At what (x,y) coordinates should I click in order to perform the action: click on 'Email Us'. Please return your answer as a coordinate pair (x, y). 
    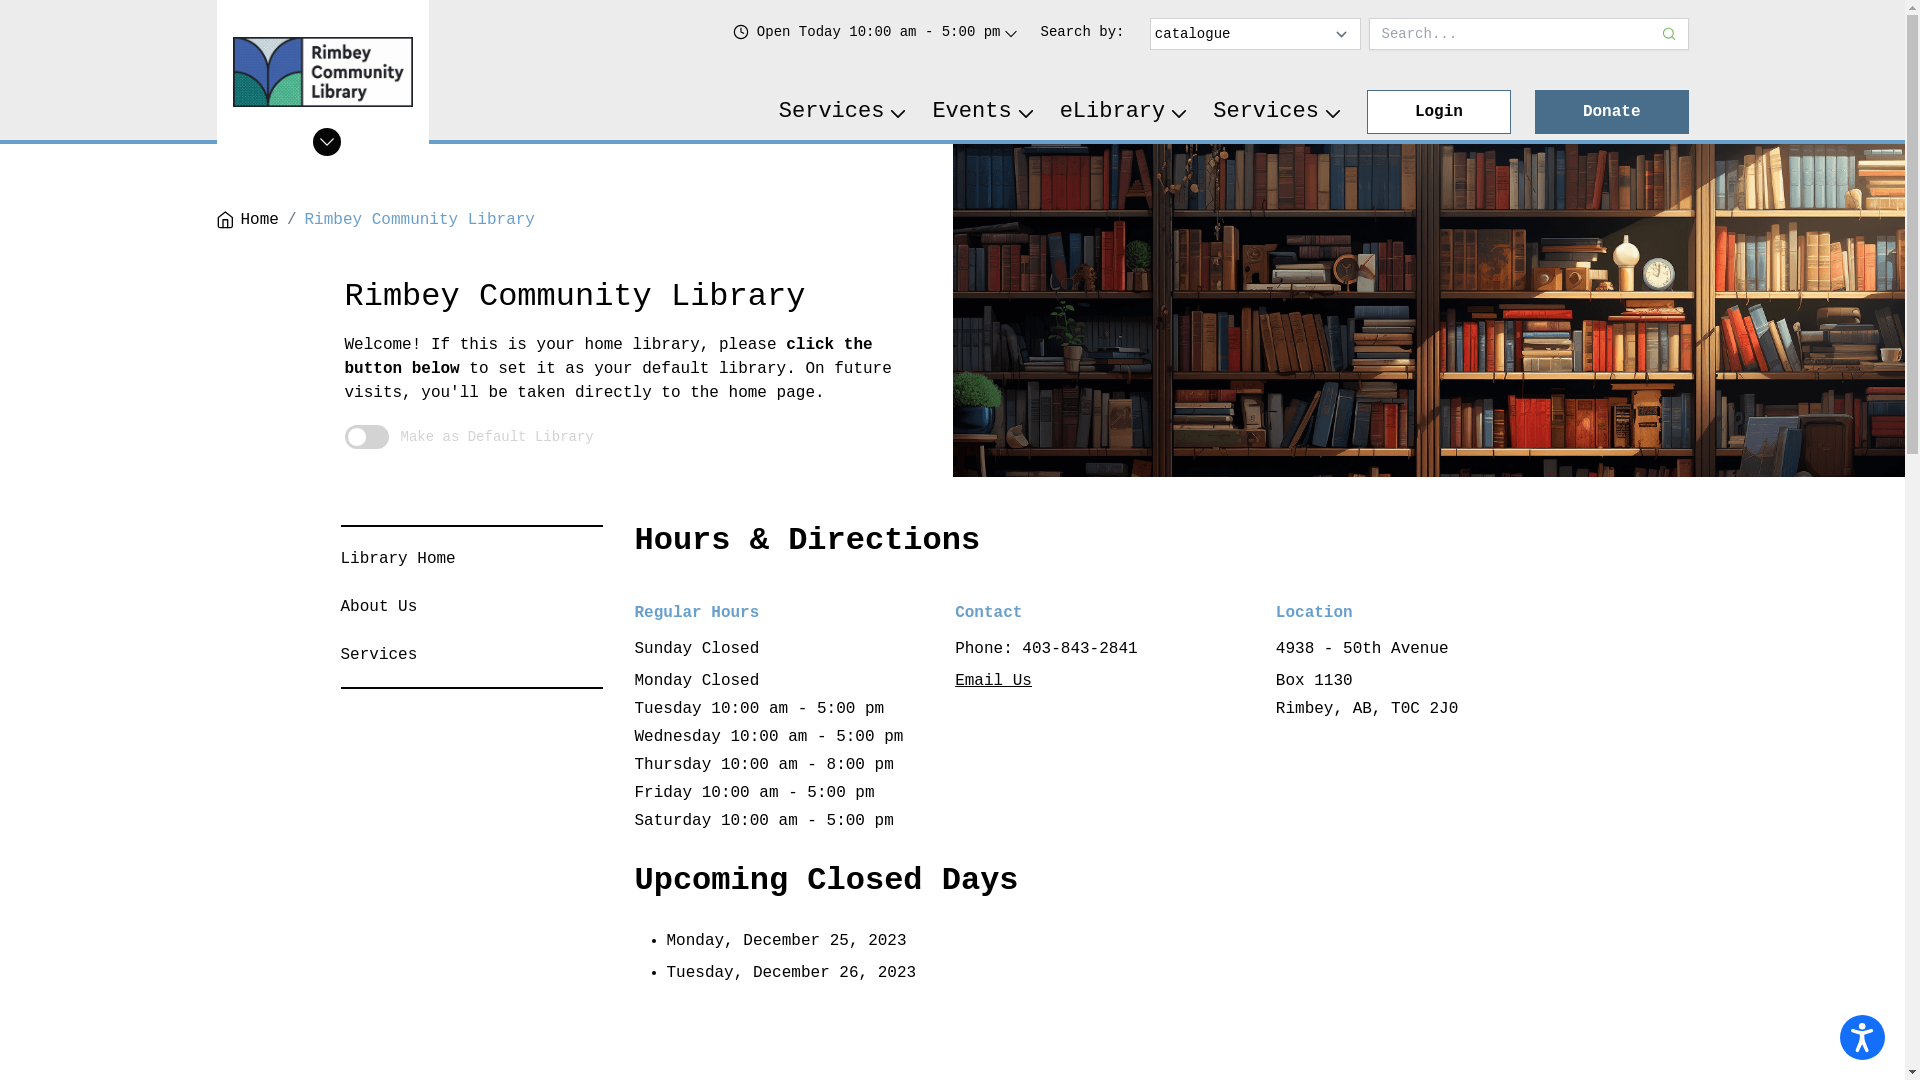
    Looking at the image, I should click on (954, 680).